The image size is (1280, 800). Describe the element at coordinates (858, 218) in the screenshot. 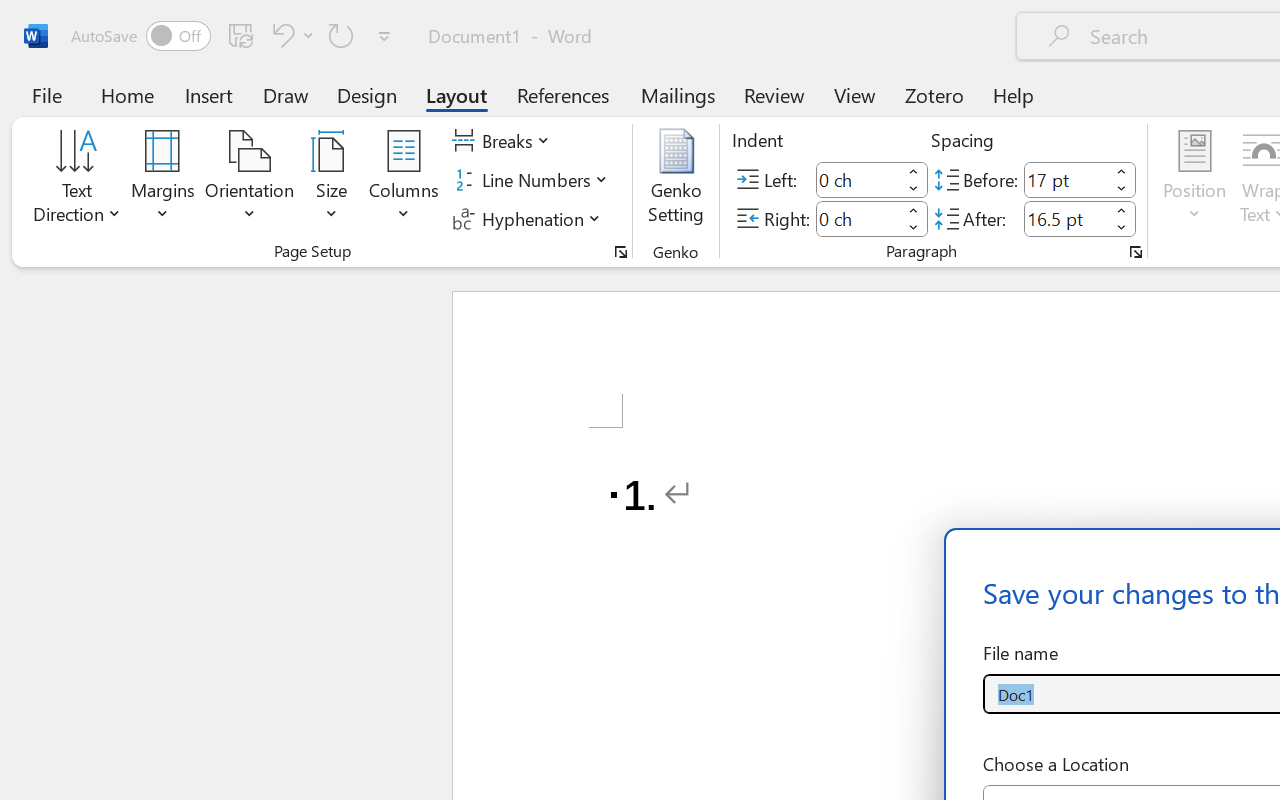

I see `'Indent Right'` at that location.